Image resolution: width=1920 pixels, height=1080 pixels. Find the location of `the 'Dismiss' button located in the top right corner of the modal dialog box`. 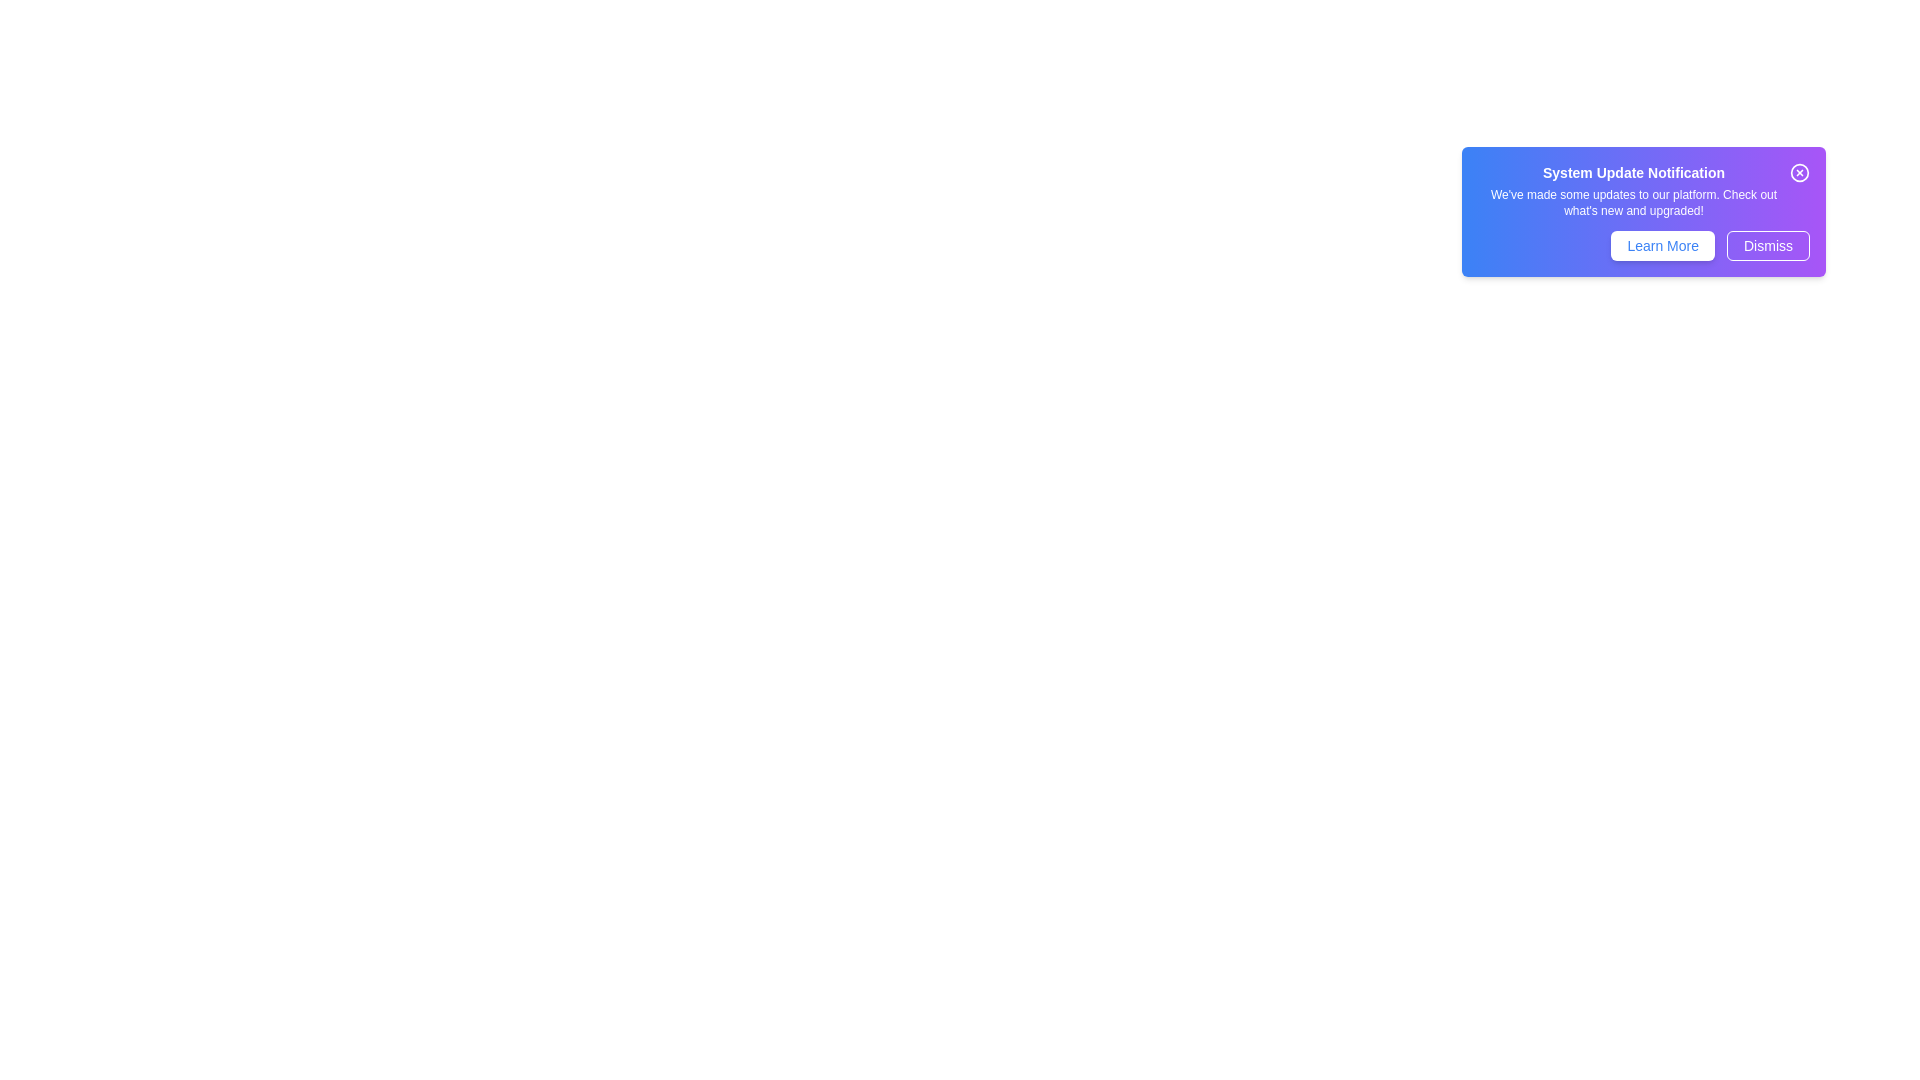

the 'Dismiss' button located in the top right corner of the modal dialog box is located at coordinates (1768, 245).